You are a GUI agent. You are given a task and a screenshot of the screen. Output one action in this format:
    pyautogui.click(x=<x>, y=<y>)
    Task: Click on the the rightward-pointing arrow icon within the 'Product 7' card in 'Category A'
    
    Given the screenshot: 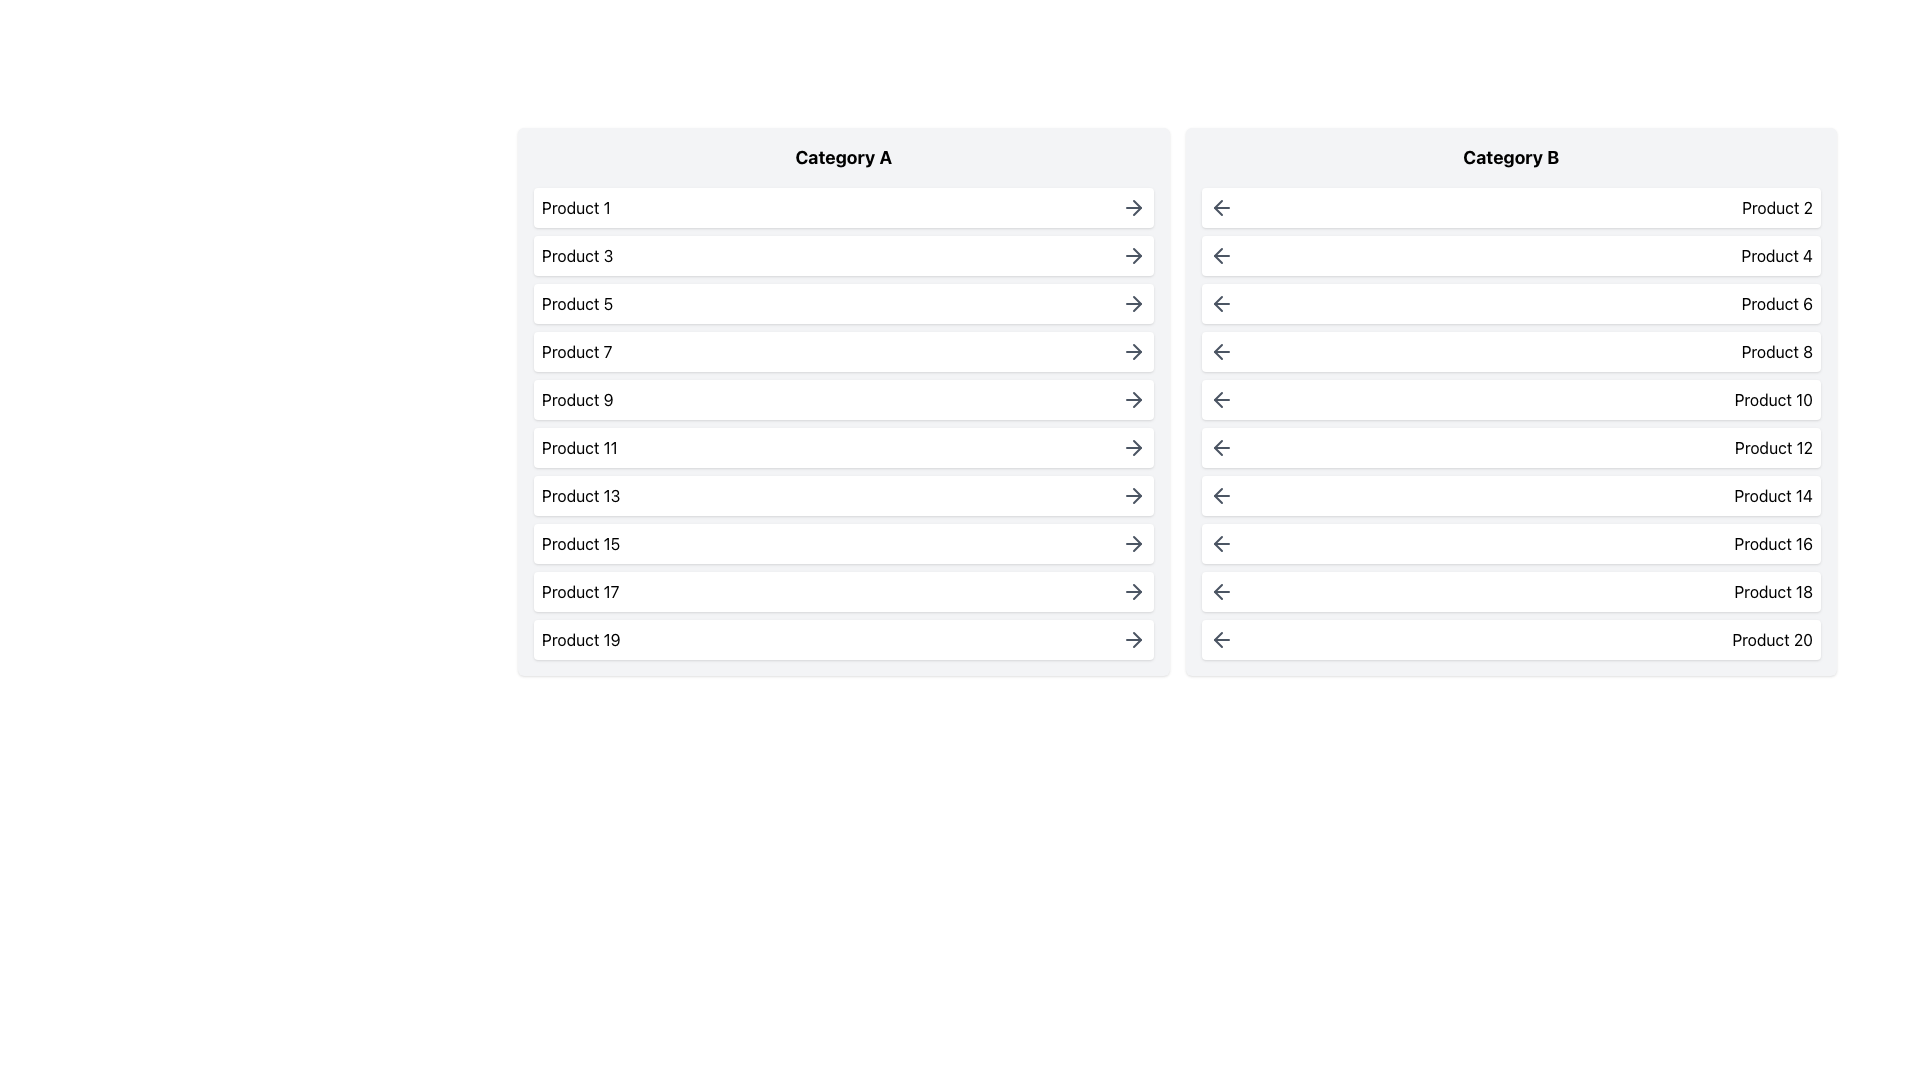 What is the action you would take?
    pyautogui.click(x=1133, y=350)
    